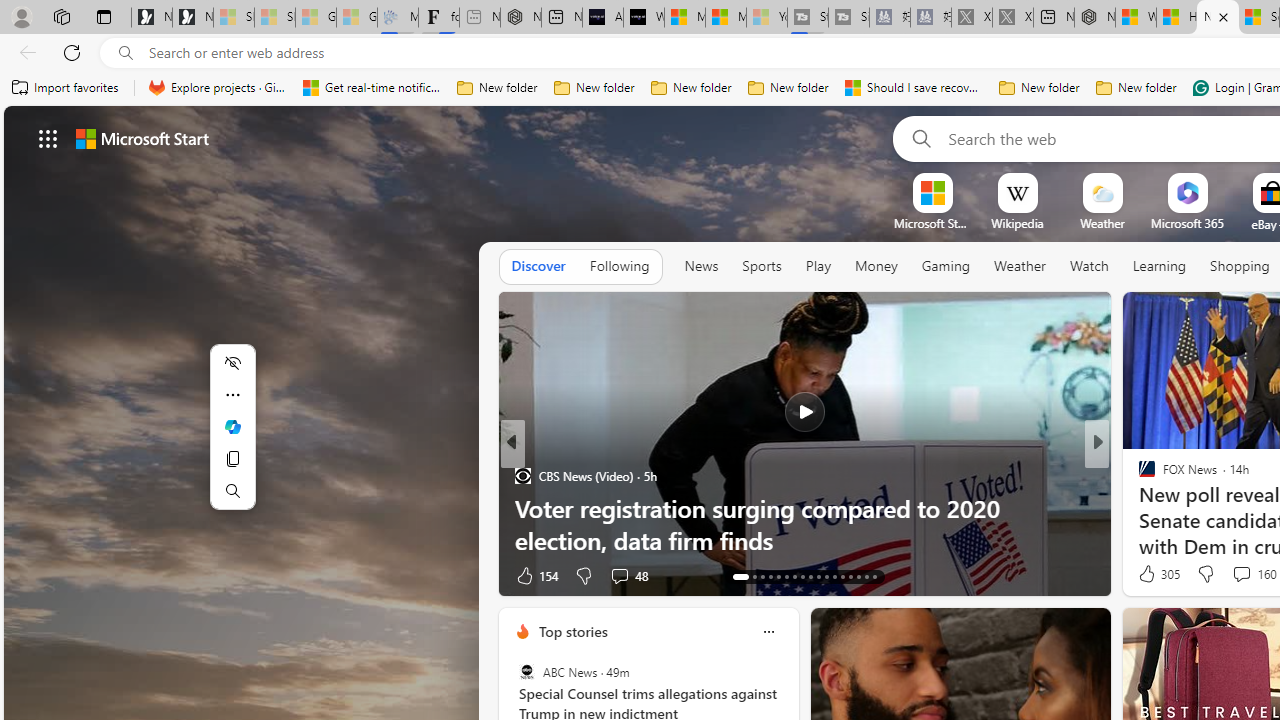 The height and width of the screenshot is (720, 1280). I want to click on 'Copy', so click(232, 458).